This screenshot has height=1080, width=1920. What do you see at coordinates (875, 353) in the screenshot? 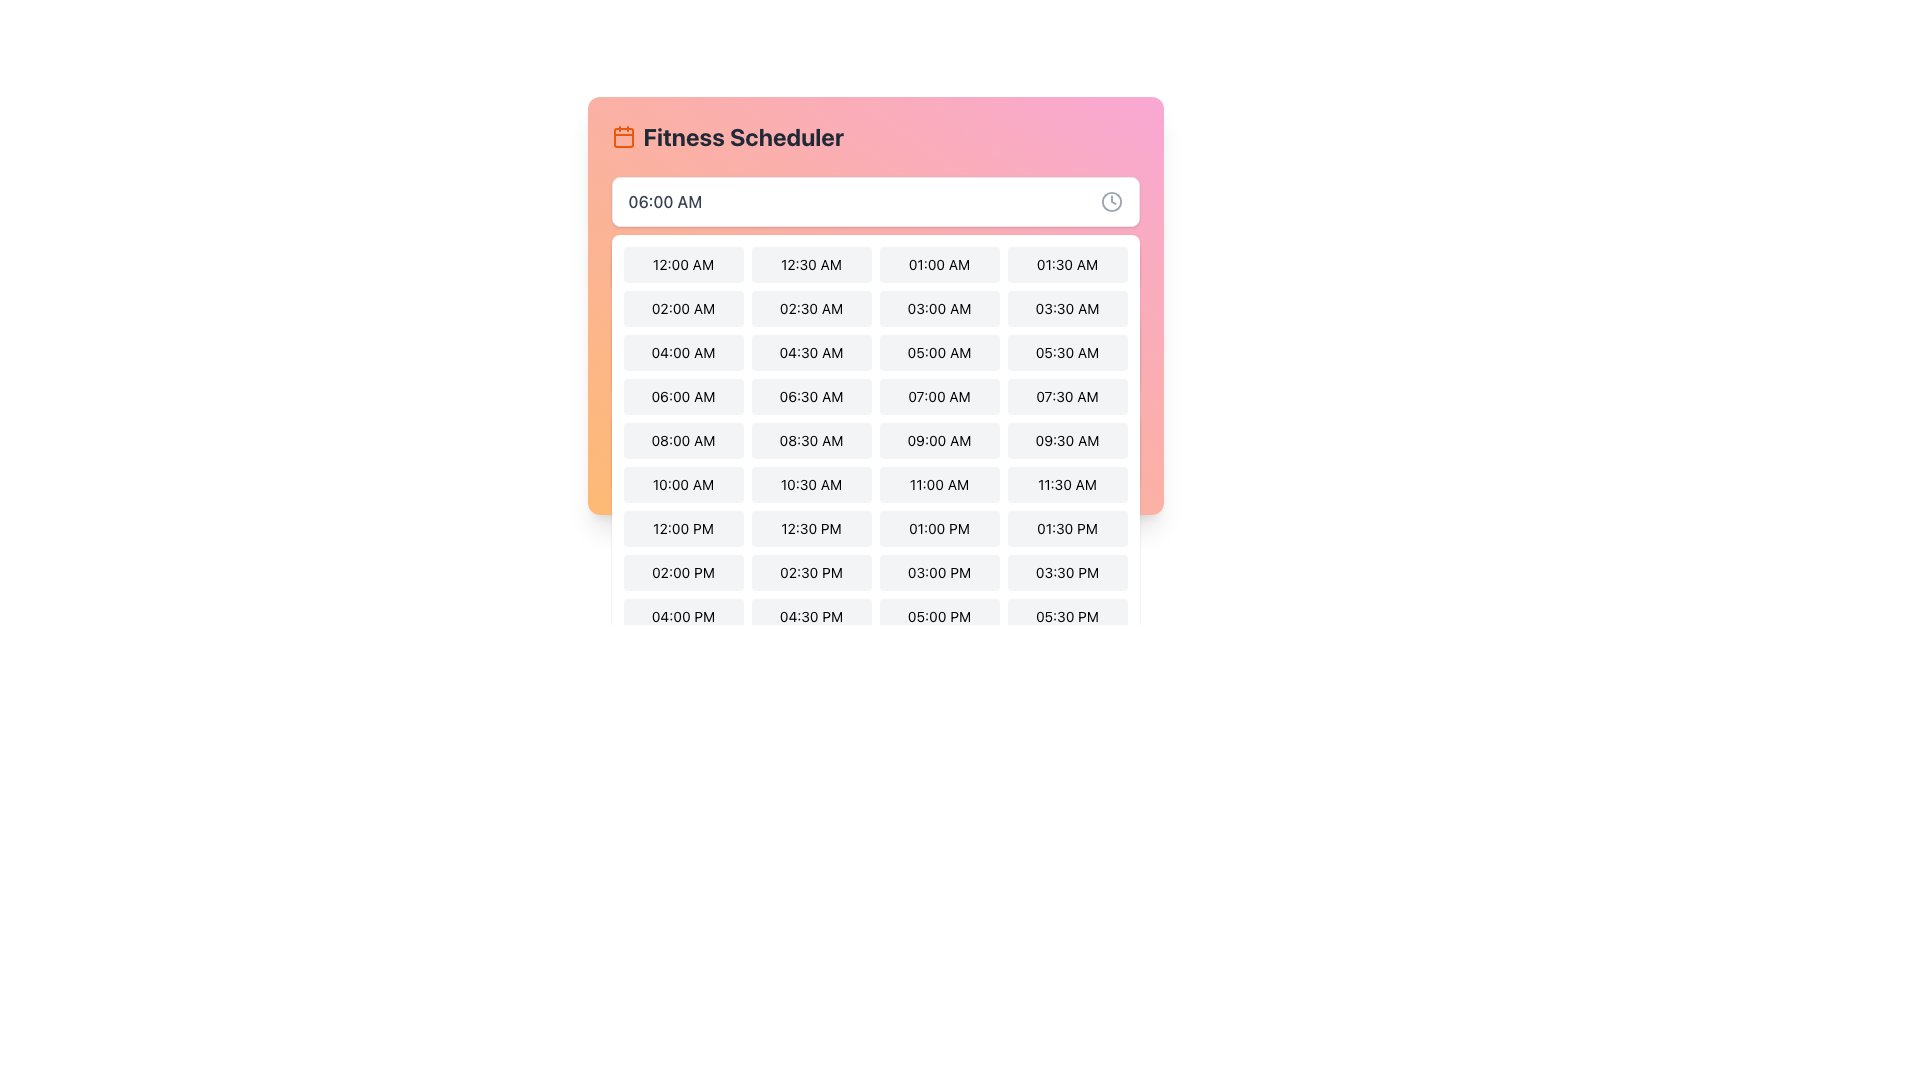
I see `the scheduling button displaying '05:00 AM'` at bounding box center [875, 353].